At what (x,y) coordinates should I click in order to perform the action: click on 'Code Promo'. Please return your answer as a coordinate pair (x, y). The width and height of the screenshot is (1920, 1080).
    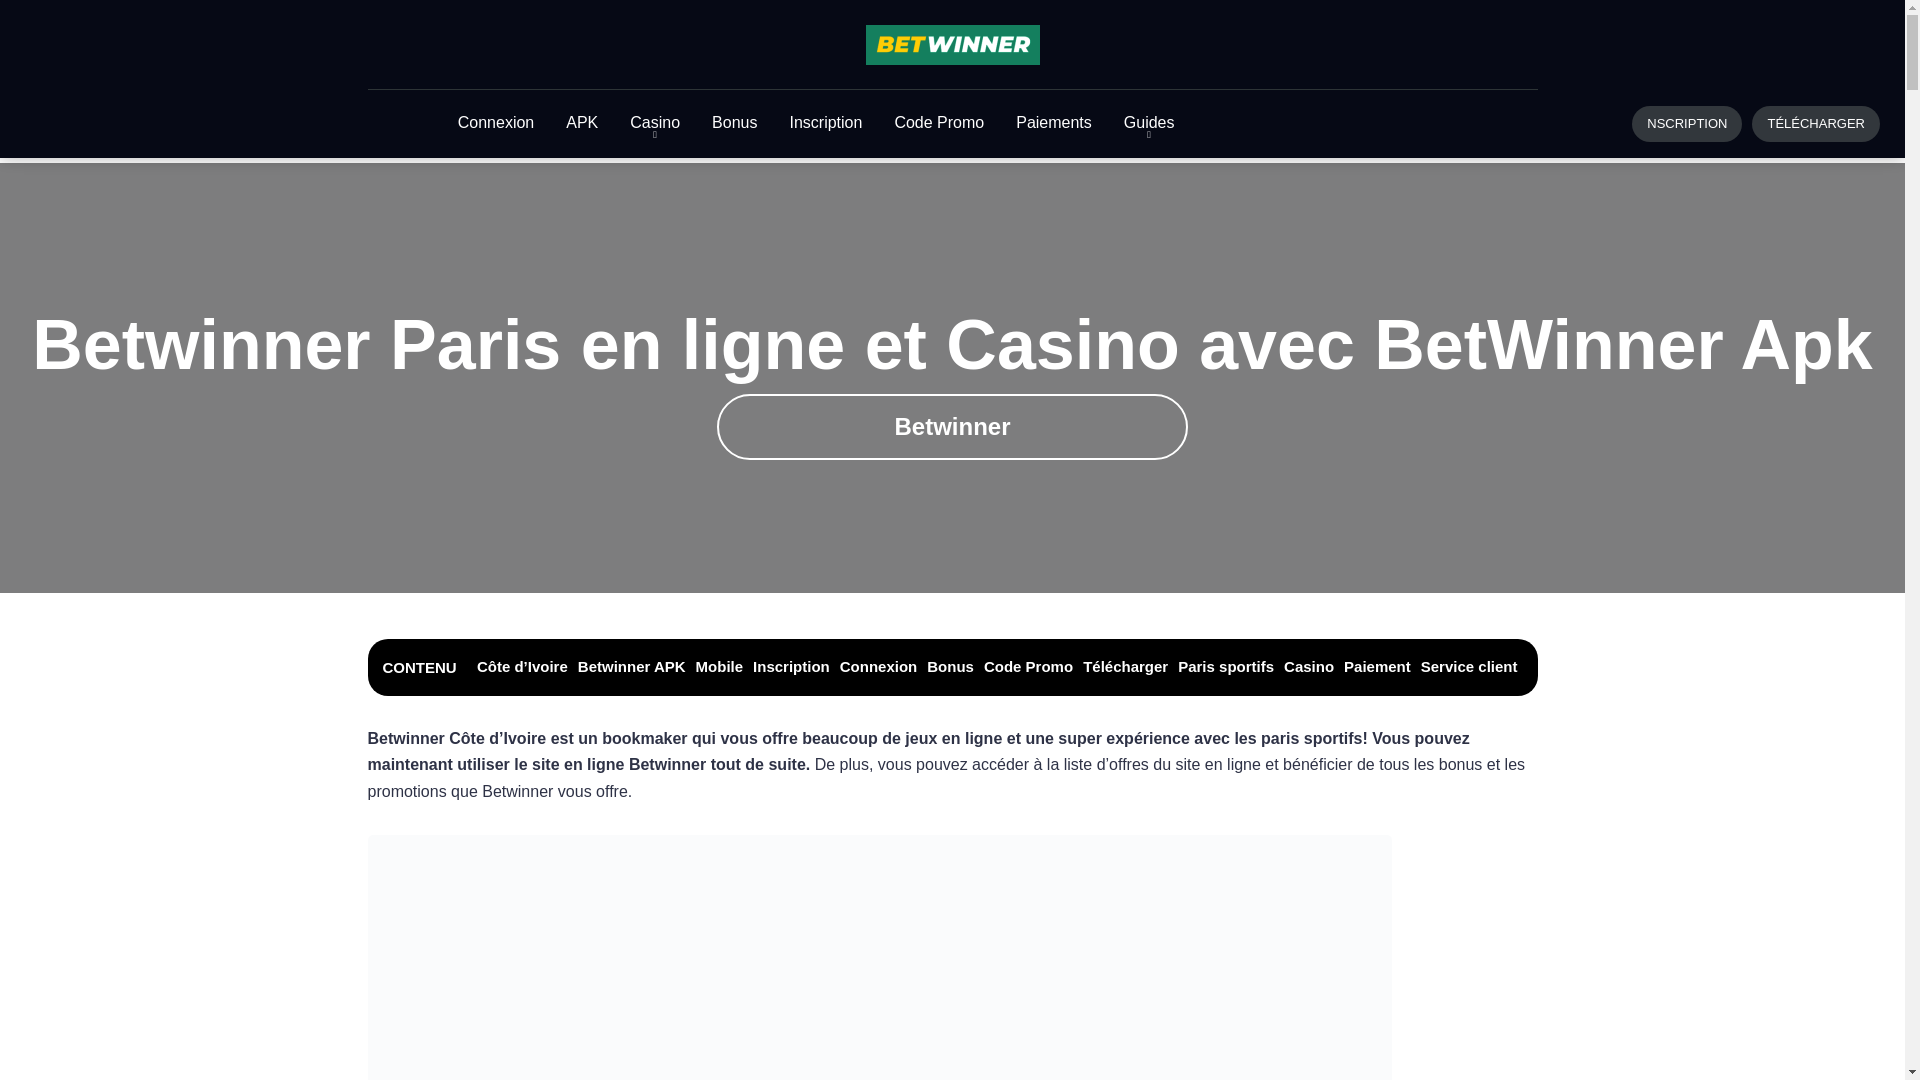
    Looking at the image, I should click on (1028, 666).